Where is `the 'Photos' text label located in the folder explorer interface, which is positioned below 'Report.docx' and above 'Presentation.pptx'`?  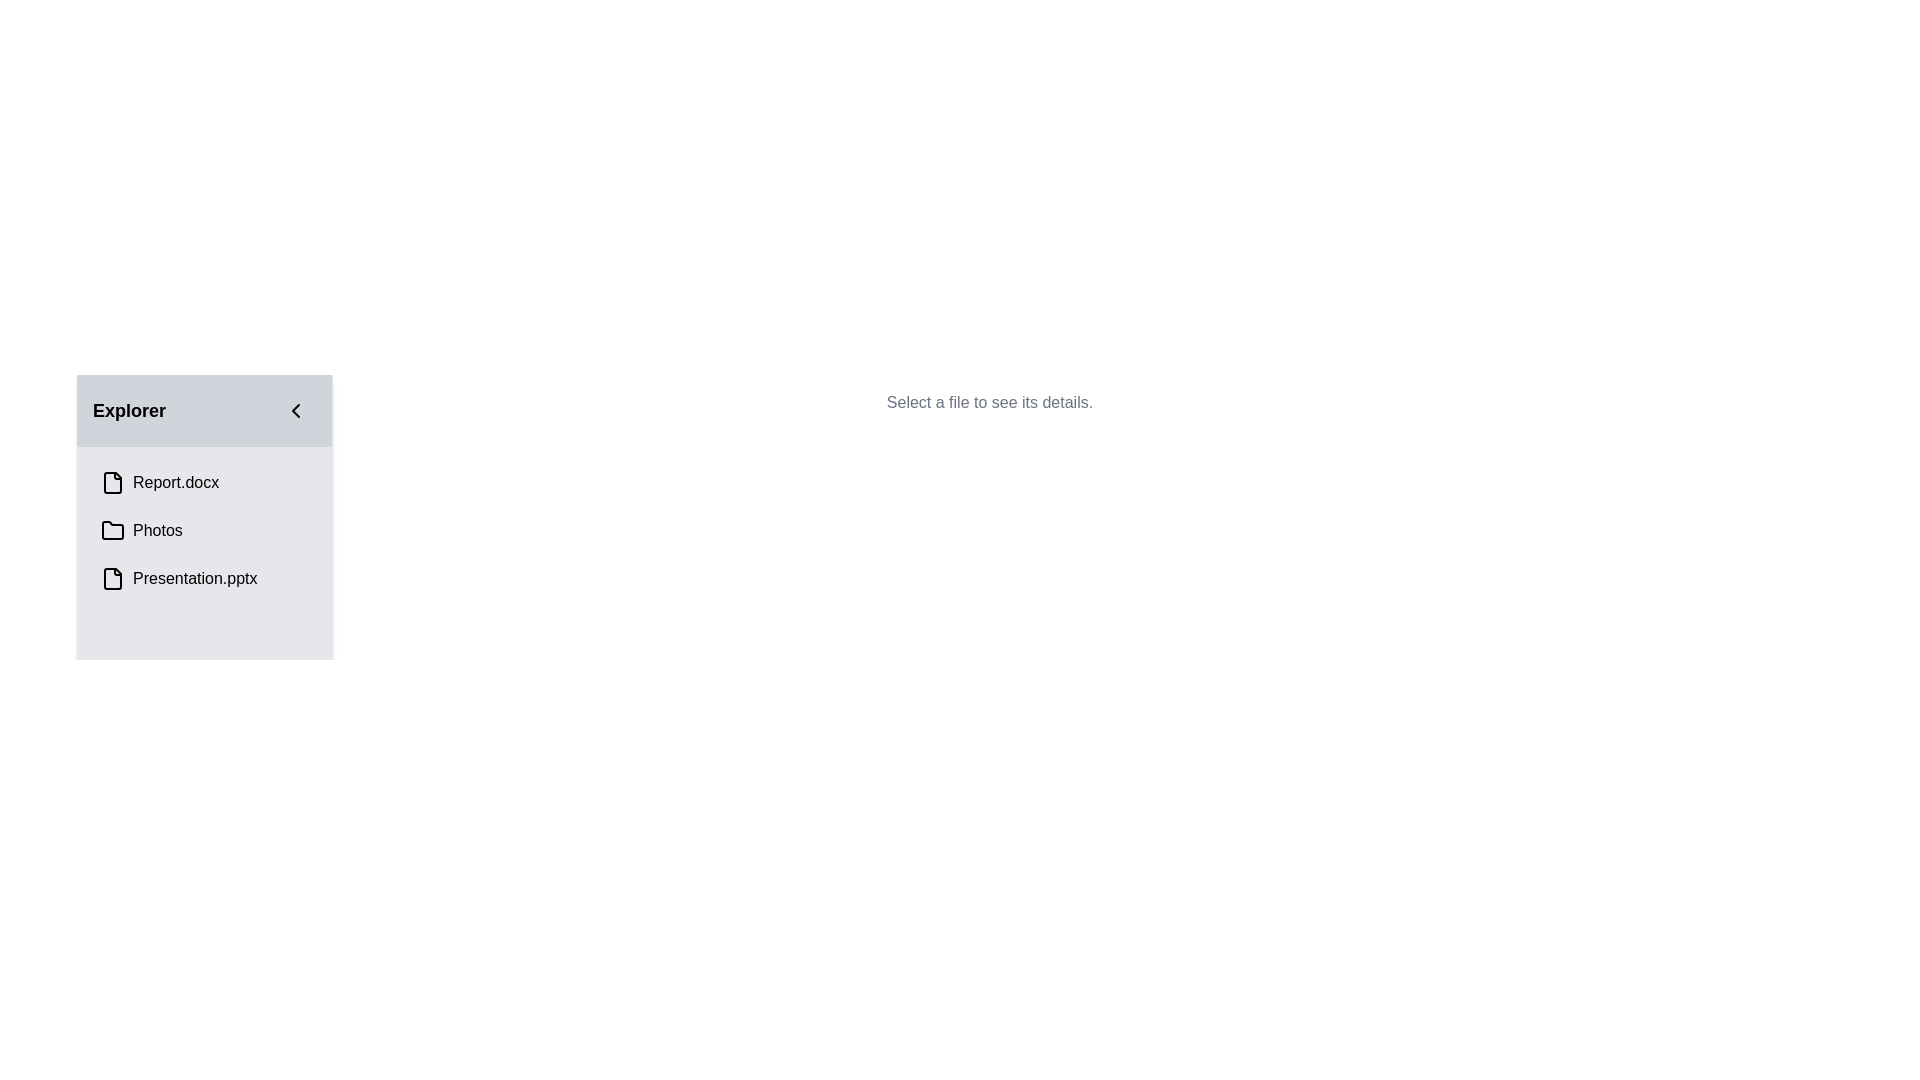
the 'Photos' text label located in the folder explorer interface, which is positioned below 'Report.docx' and above 'Presentation.pptx' is located at coordinates (156, 530).